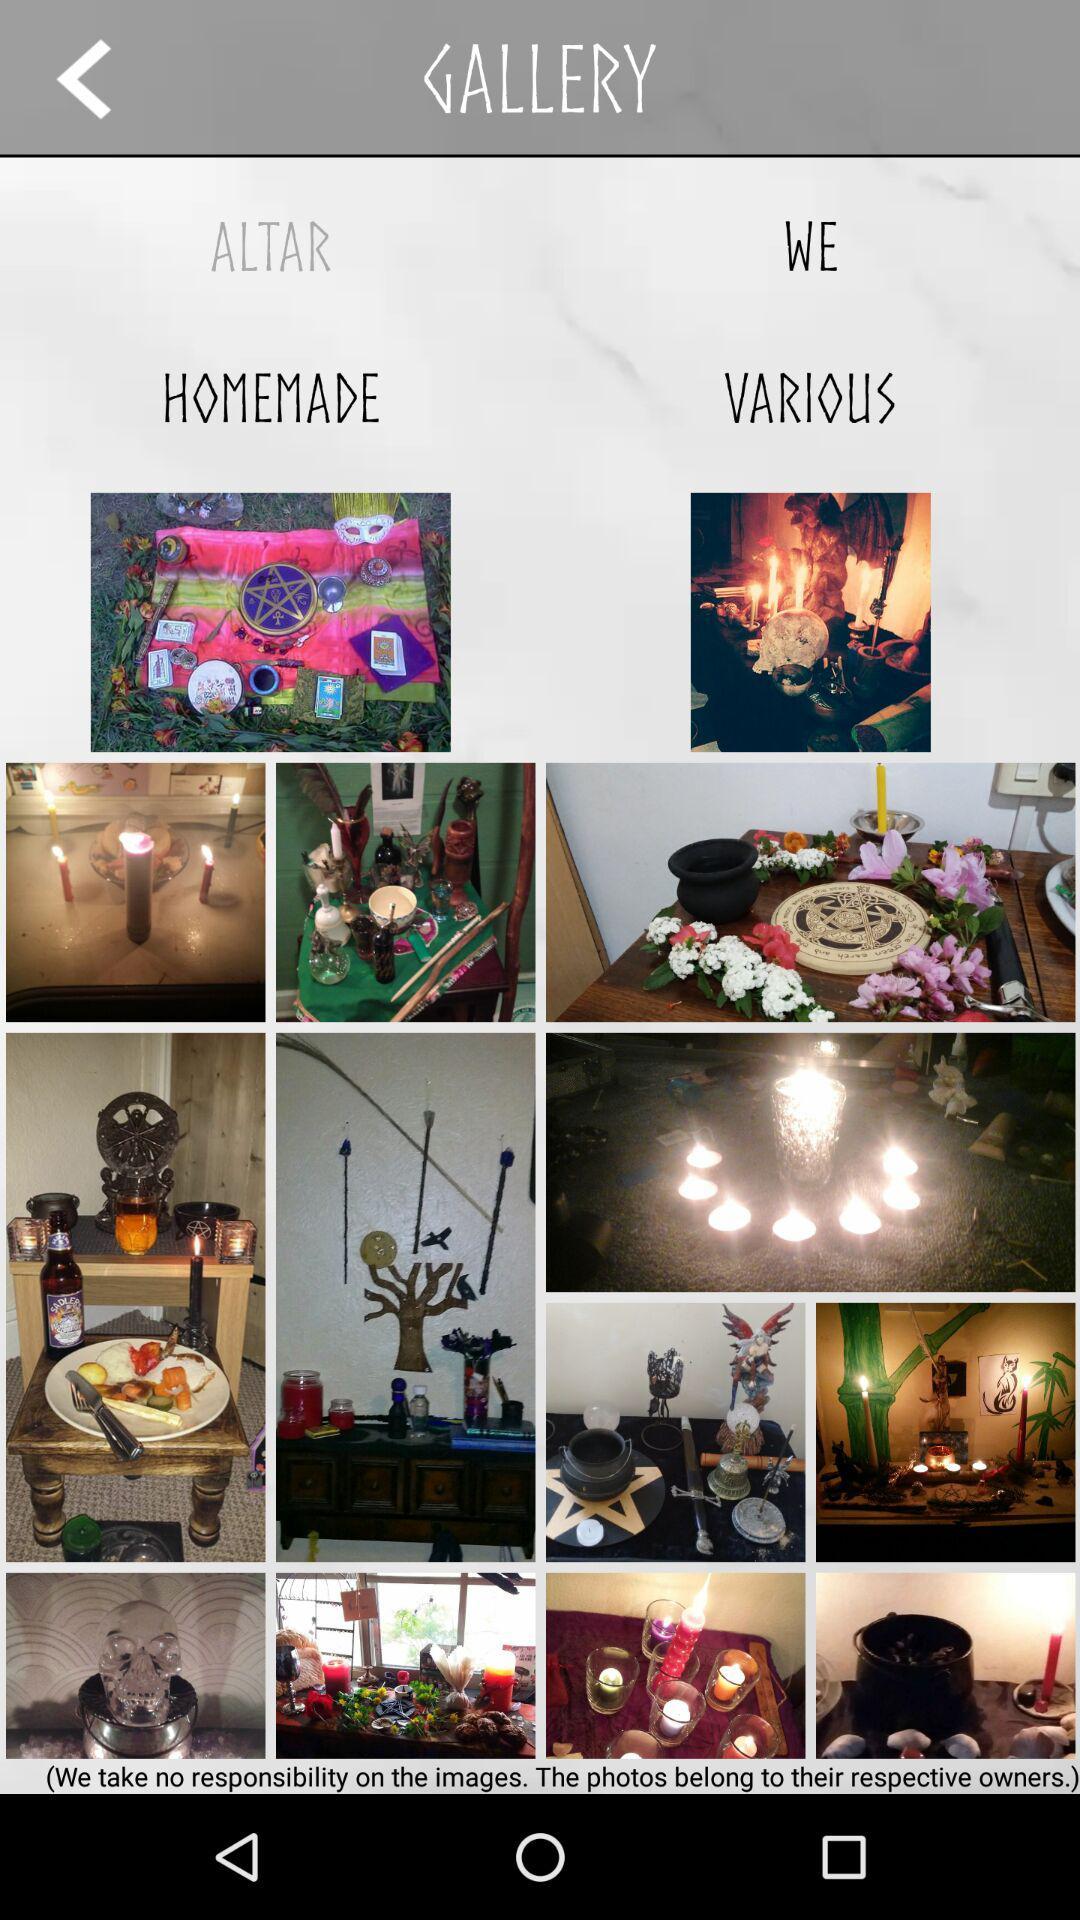 The width and height of the screenshot is (1080, 1920). Describe the element at coordinates (270, 397) in the screenshot. I see `homemade item` at that location.